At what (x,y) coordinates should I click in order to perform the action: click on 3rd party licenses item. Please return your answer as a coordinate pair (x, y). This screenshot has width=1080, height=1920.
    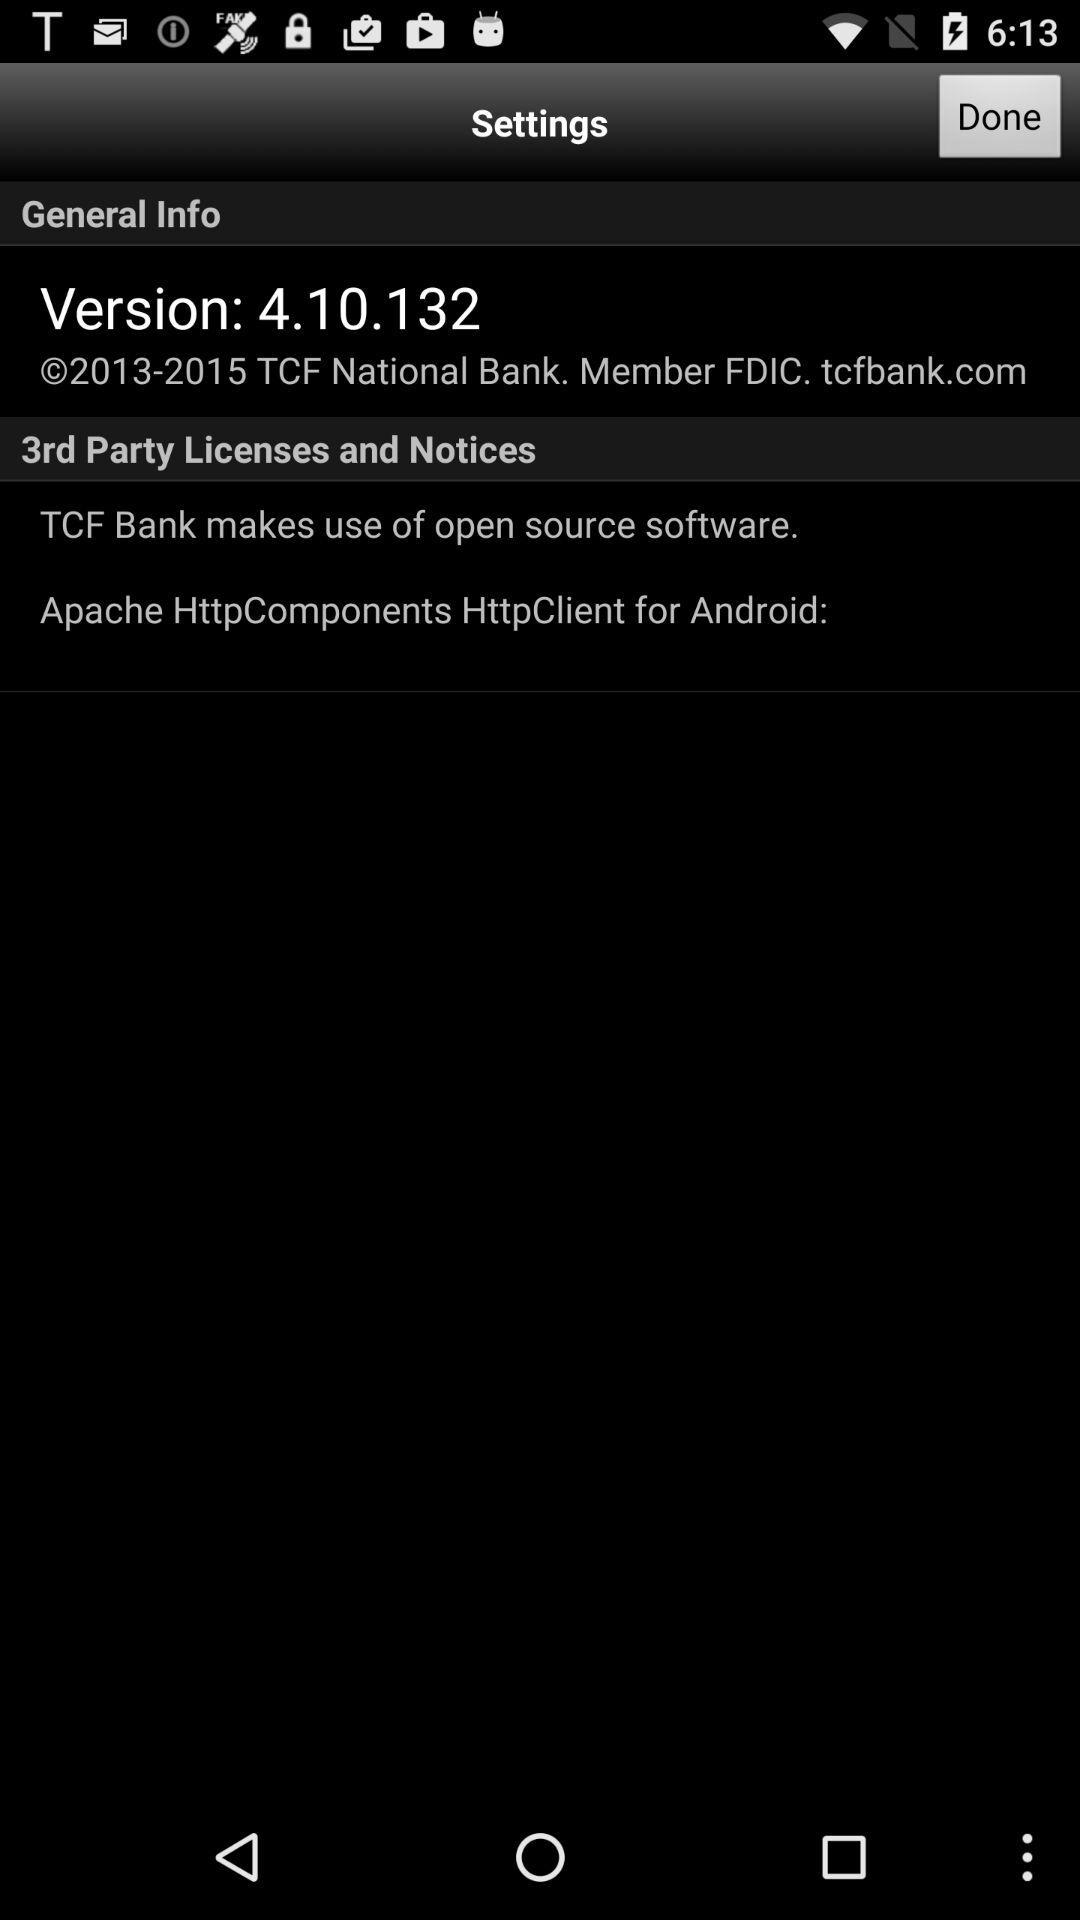
    Looking at the image, I should click on (540, 448).